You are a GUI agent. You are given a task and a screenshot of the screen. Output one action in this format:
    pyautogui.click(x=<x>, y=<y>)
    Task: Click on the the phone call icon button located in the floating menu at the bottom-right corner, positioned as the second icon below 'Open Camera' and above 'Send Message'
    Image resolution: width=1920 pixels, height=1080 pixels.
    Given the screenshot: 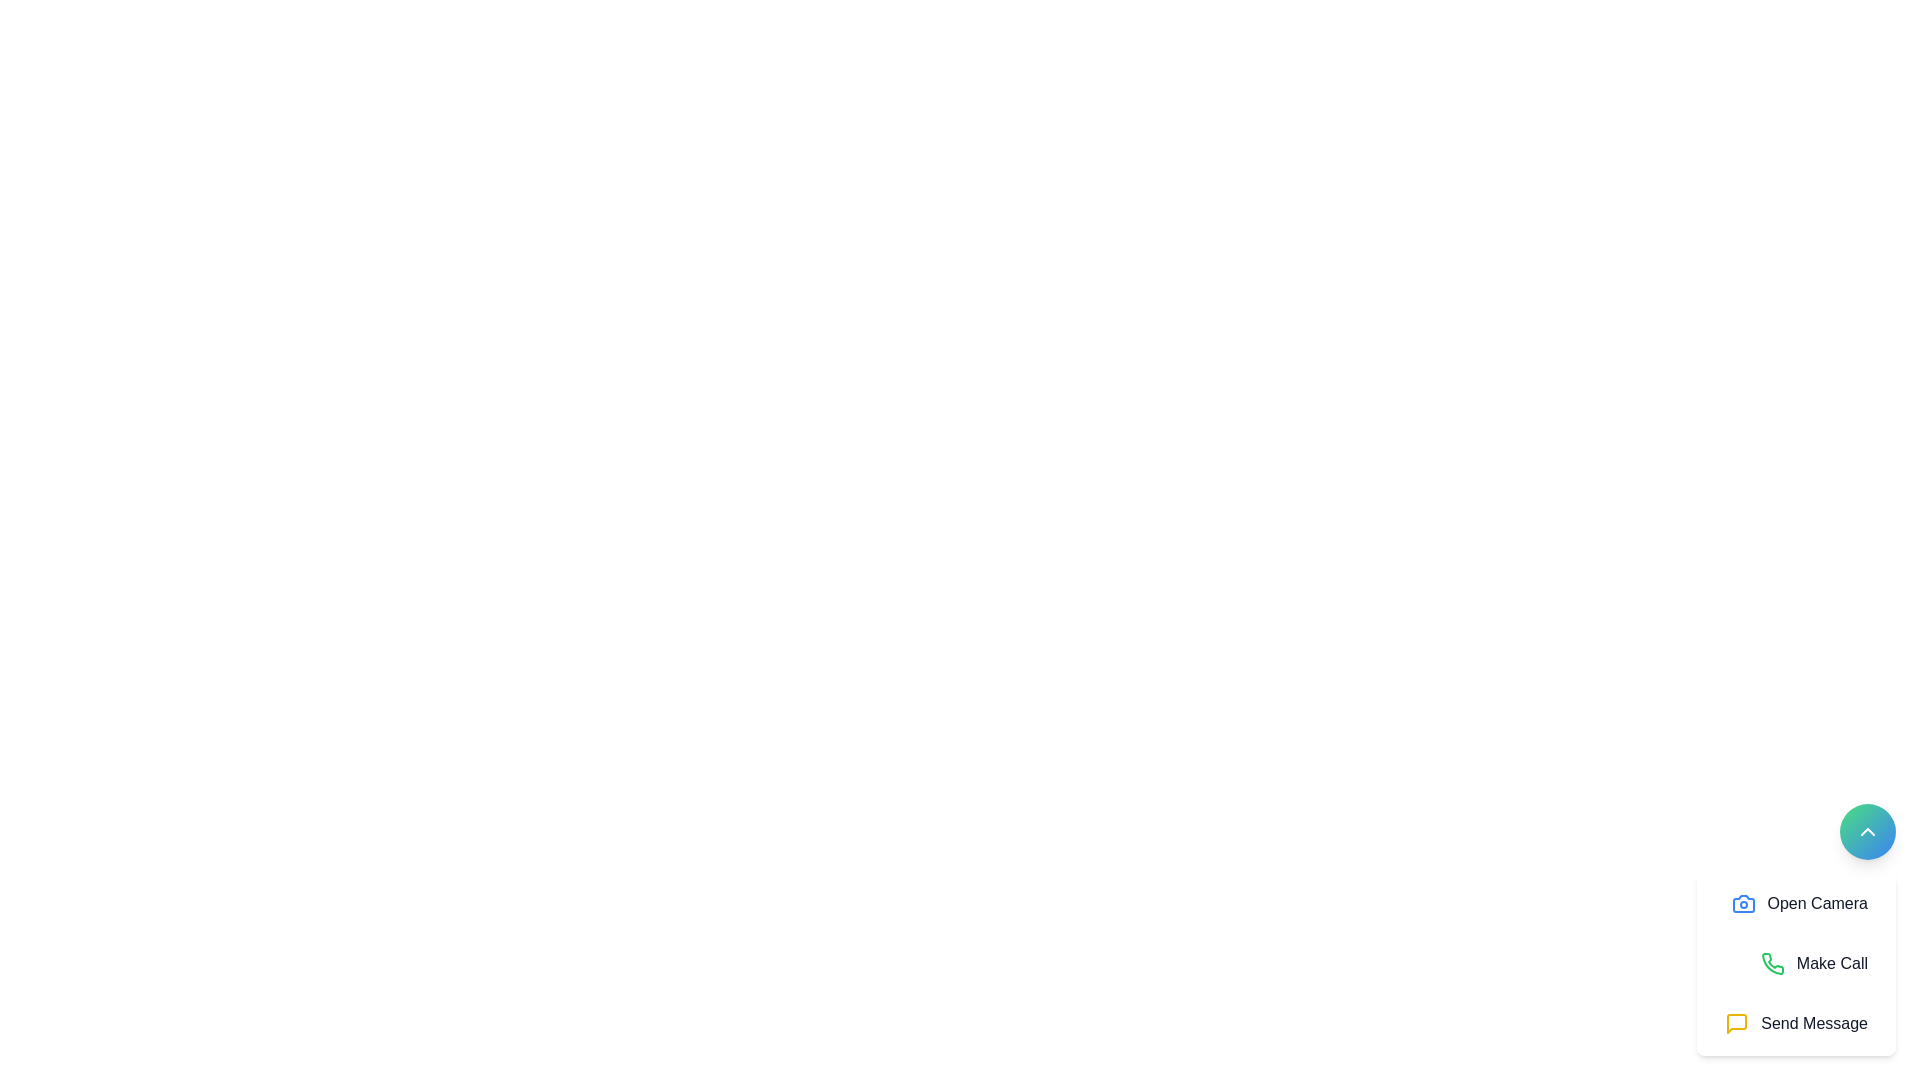 What is the action you would take?
    pyautogui.click(x=1772, y=963)
    